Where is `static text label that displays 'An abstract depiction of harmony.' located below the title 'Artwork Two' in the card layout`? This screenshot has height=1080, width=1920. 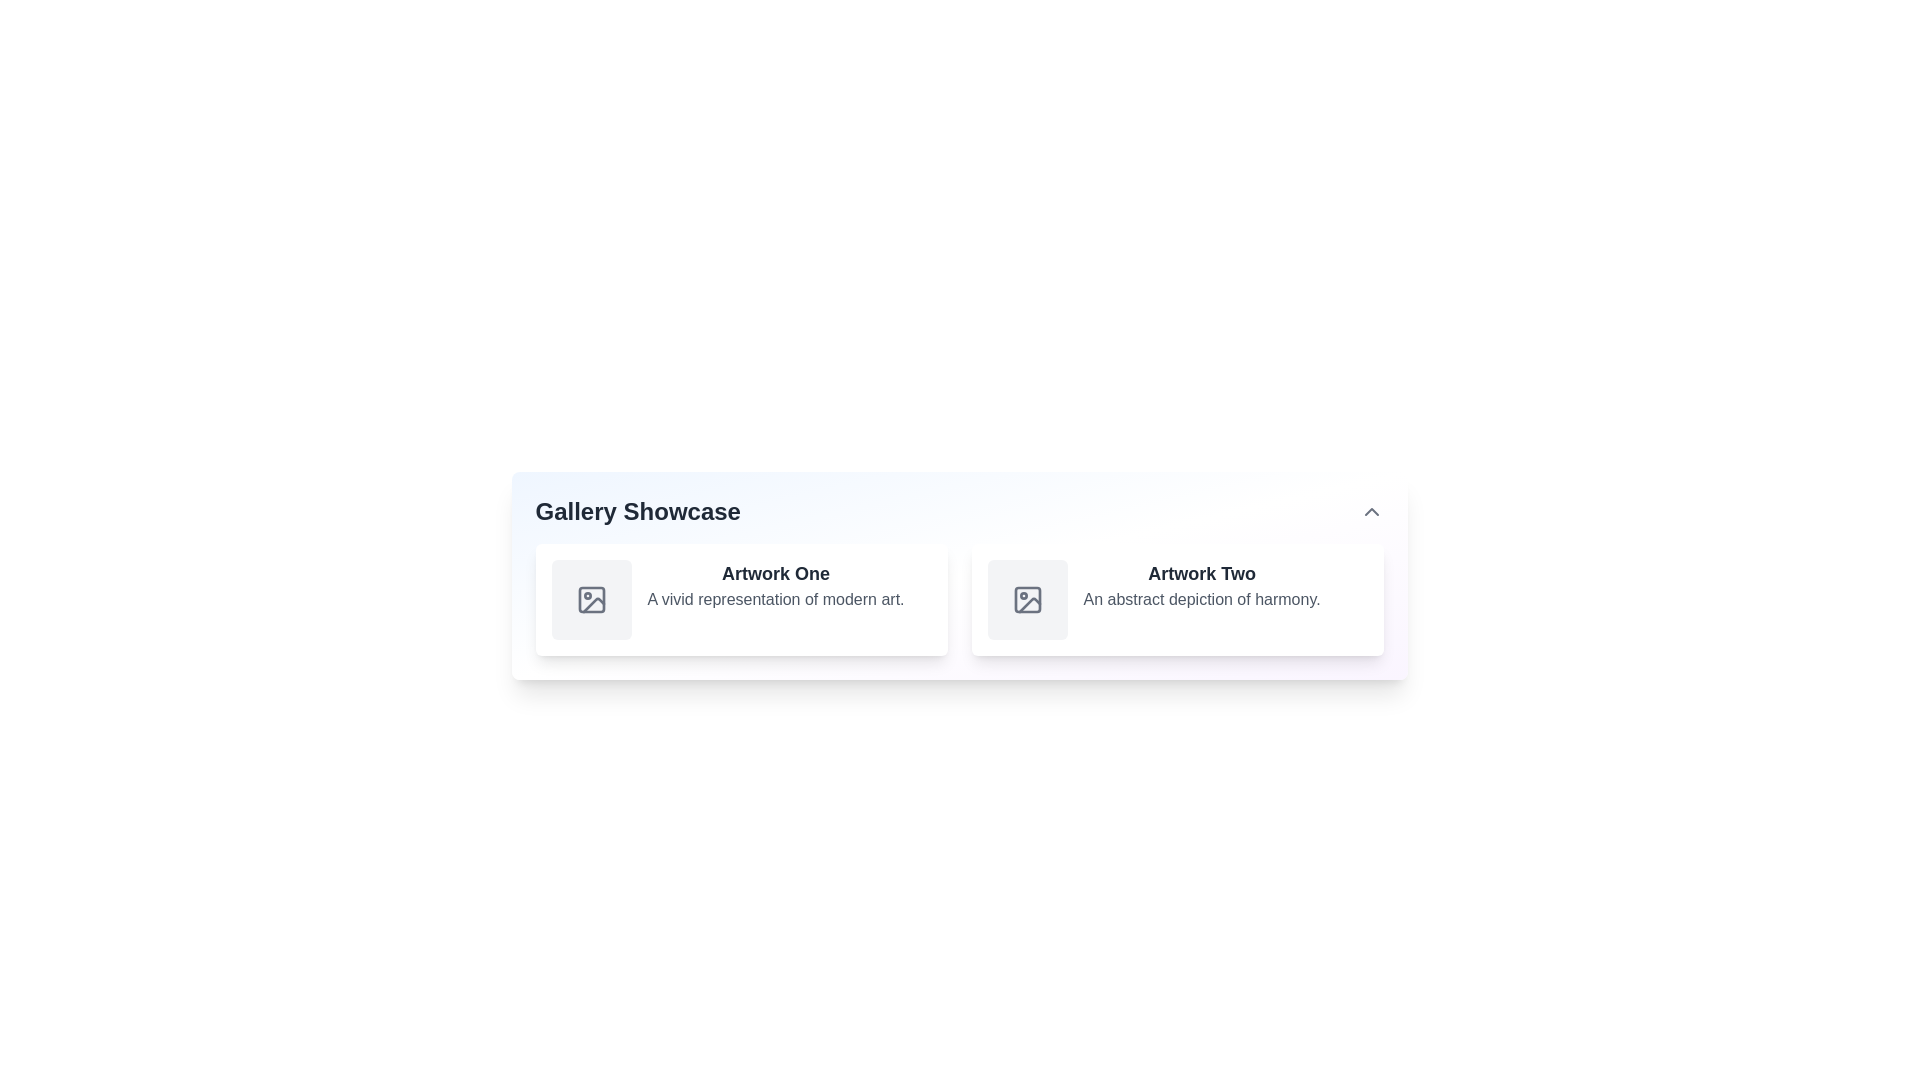 static text label that displays 'An abstract depiction of harmony.' located below the title 'Artwork Two' in the card layout is located at coordinates (1201, 599).